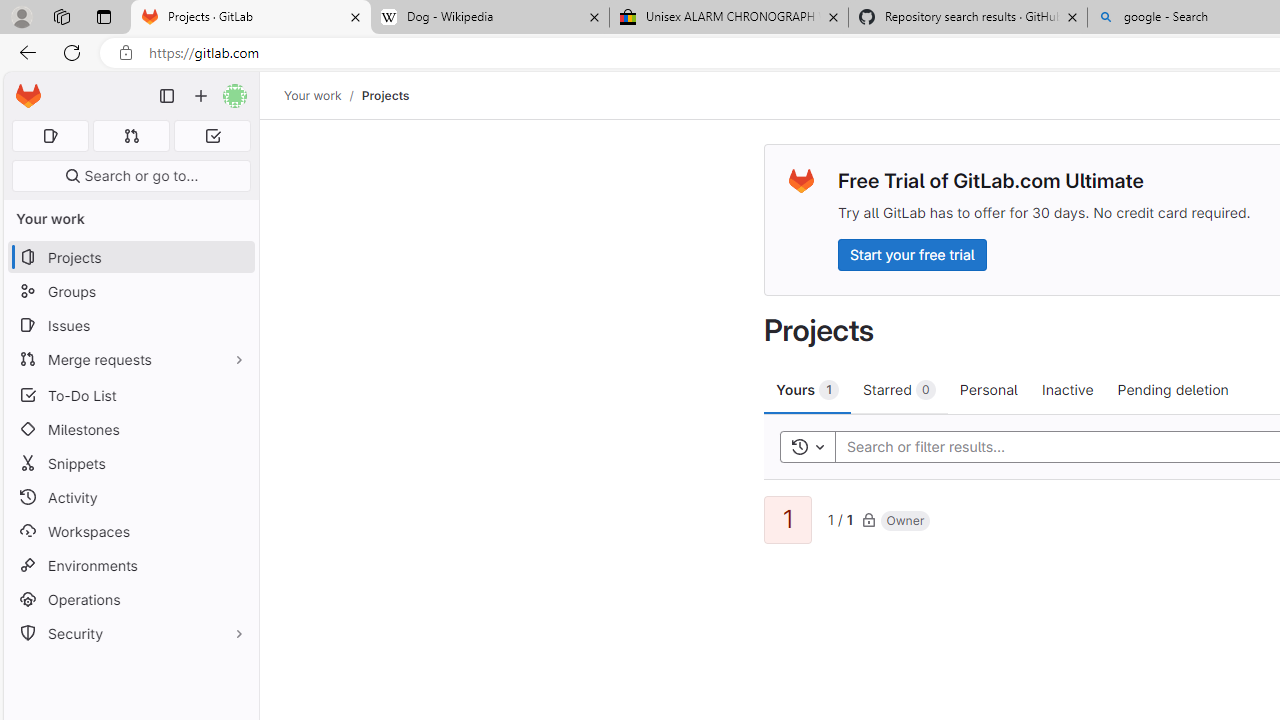 The height and width of the screenshot is (720, 1280). What do you see at coordinates (130, 633) in the screenshot?
I see `'Security'` at bounding box center [130, 633].